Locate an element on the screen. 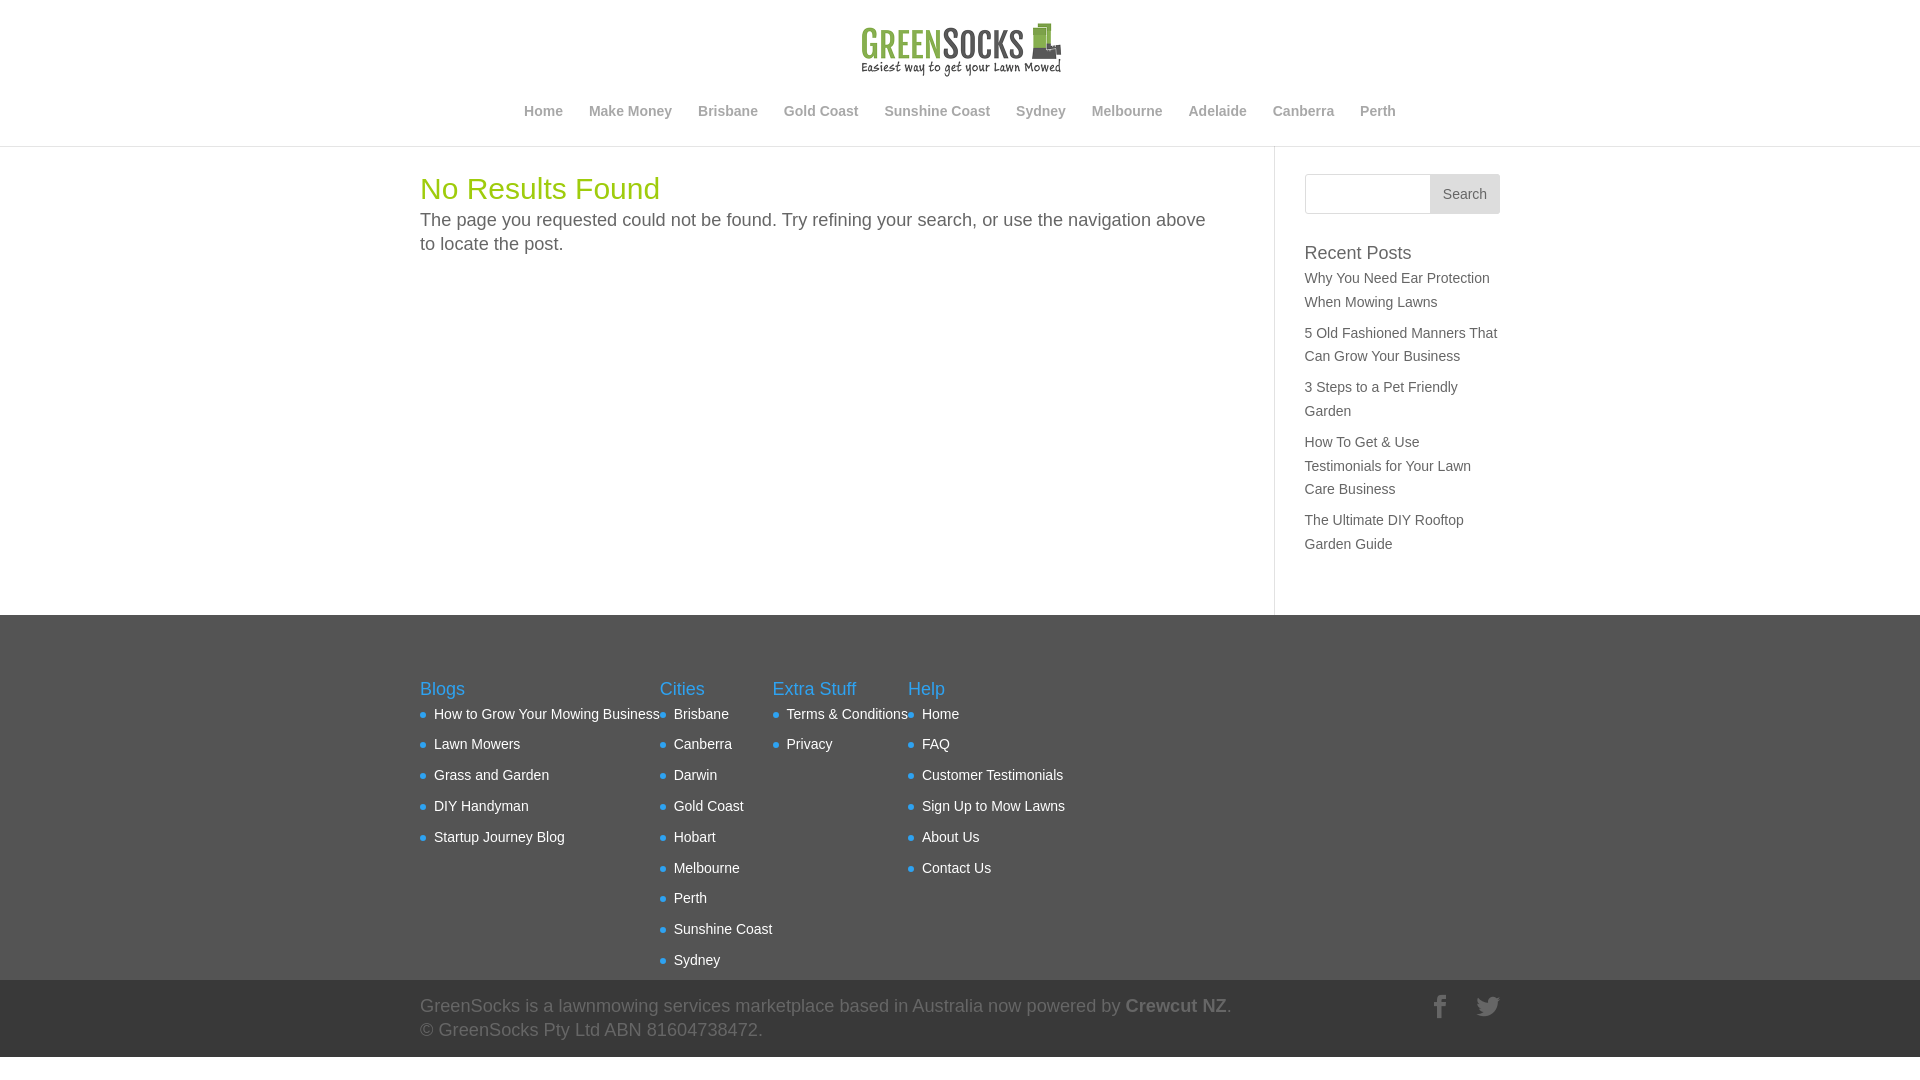 This screenshot has width=1920, height=1080. 'About Us' is located at coordinates (949, 837).